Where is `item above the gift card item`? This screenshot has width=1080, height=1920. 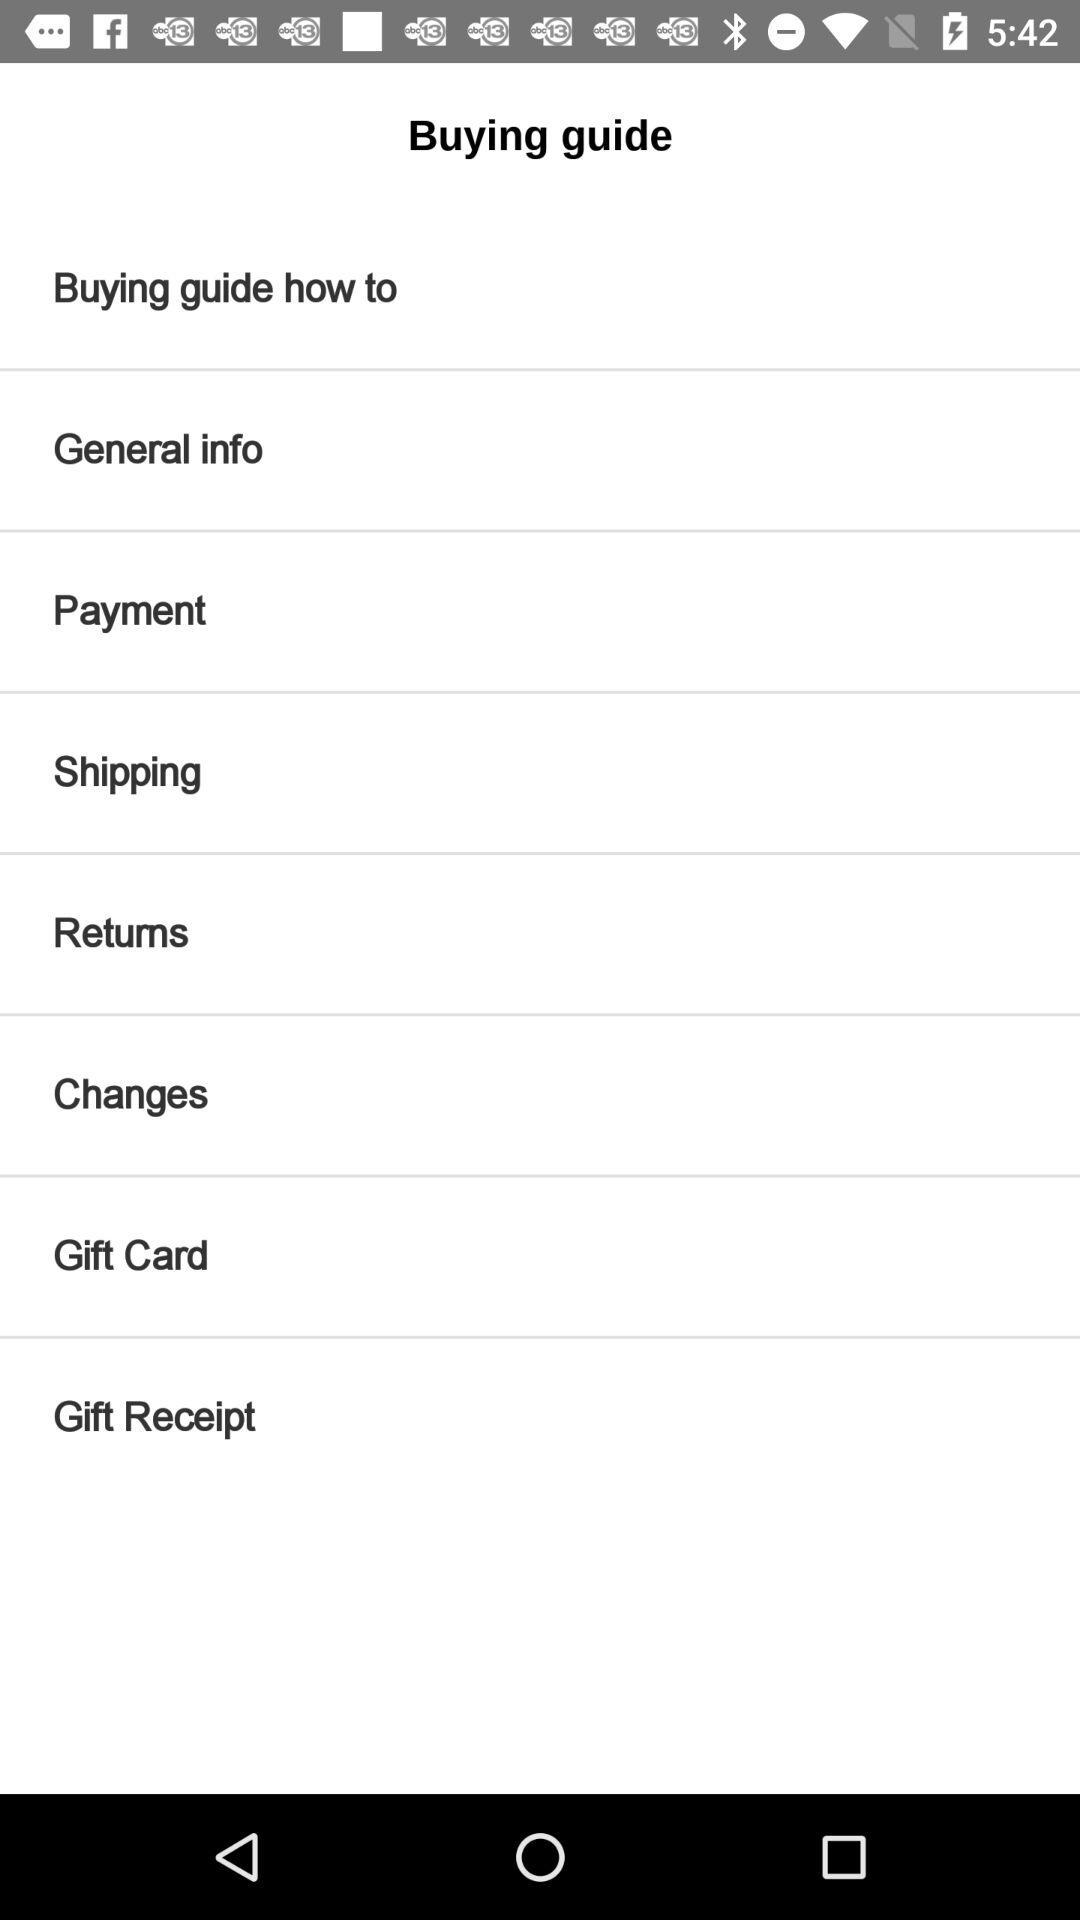
item above the gift card item is located at coordinates (540, 1094).